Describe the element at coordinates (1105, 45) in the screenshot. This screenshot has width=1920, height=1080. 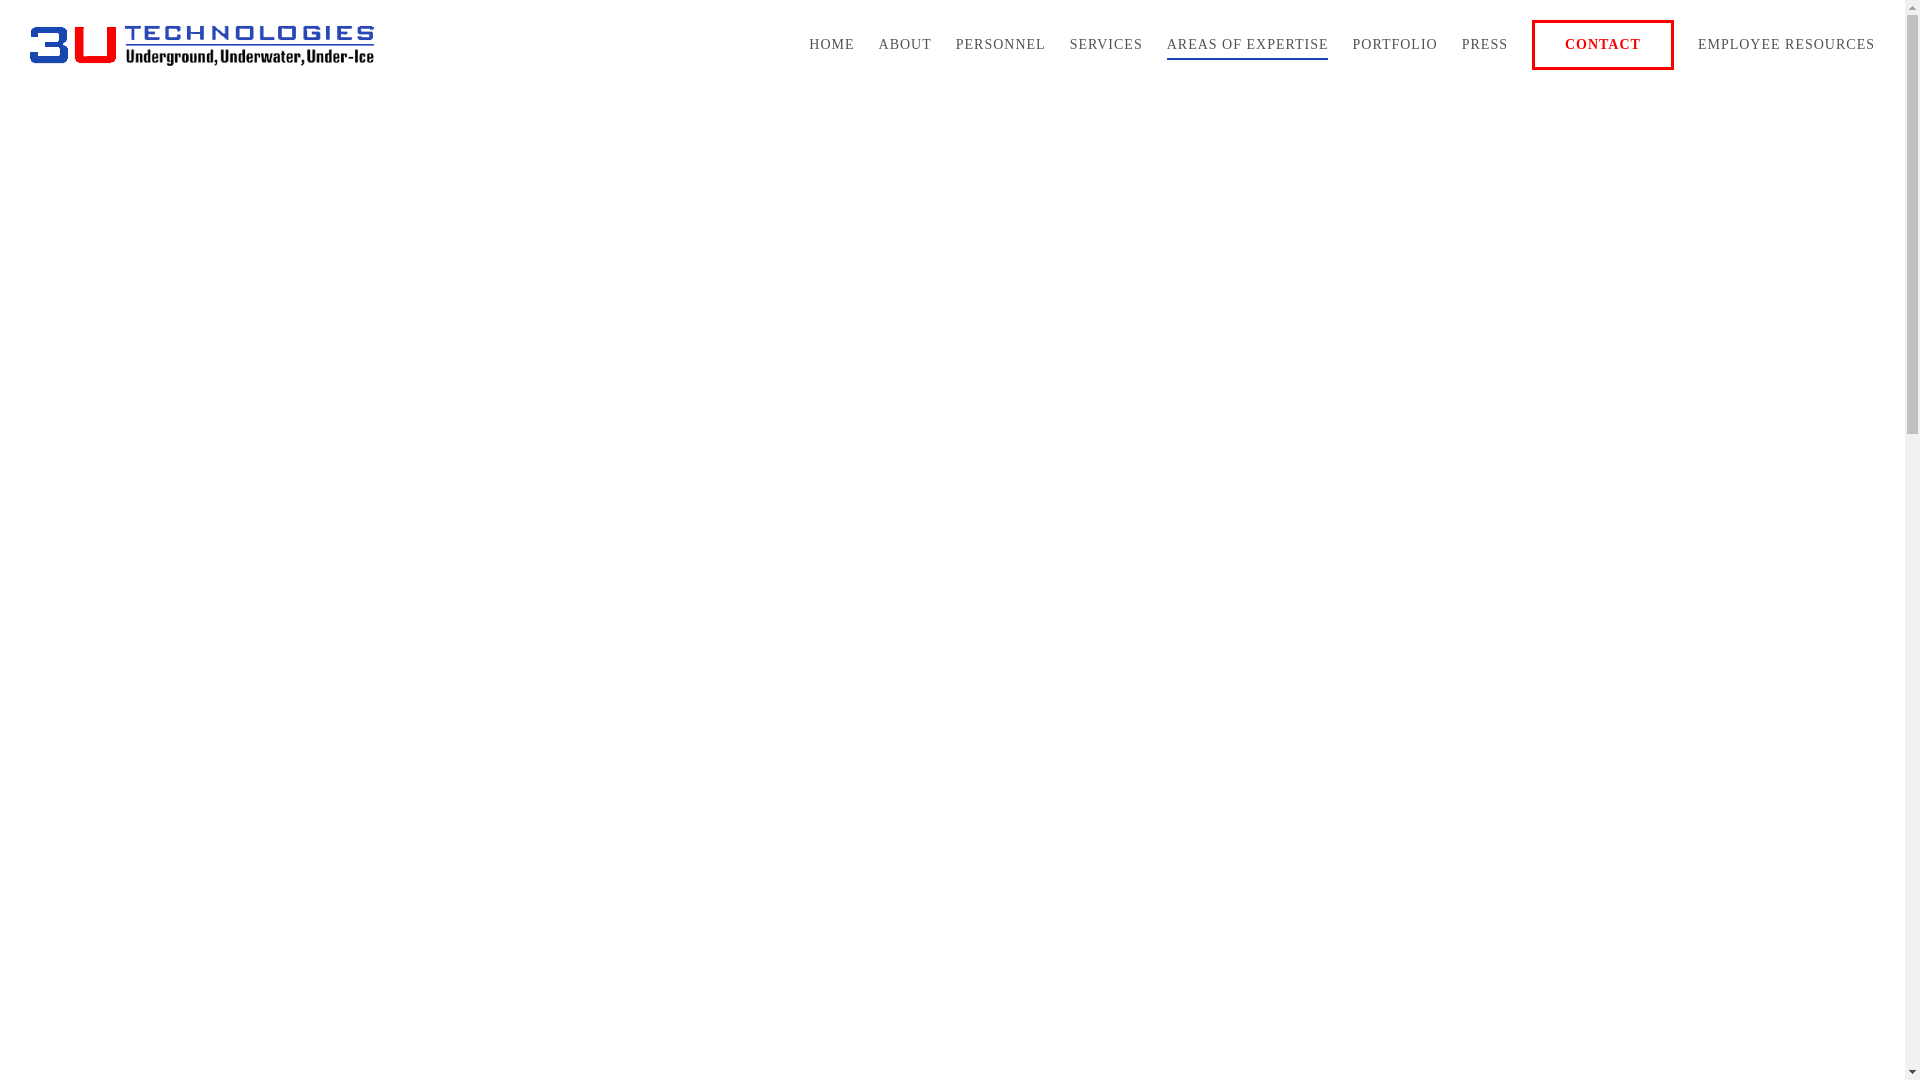
I see `'SERVICES'` at that location.